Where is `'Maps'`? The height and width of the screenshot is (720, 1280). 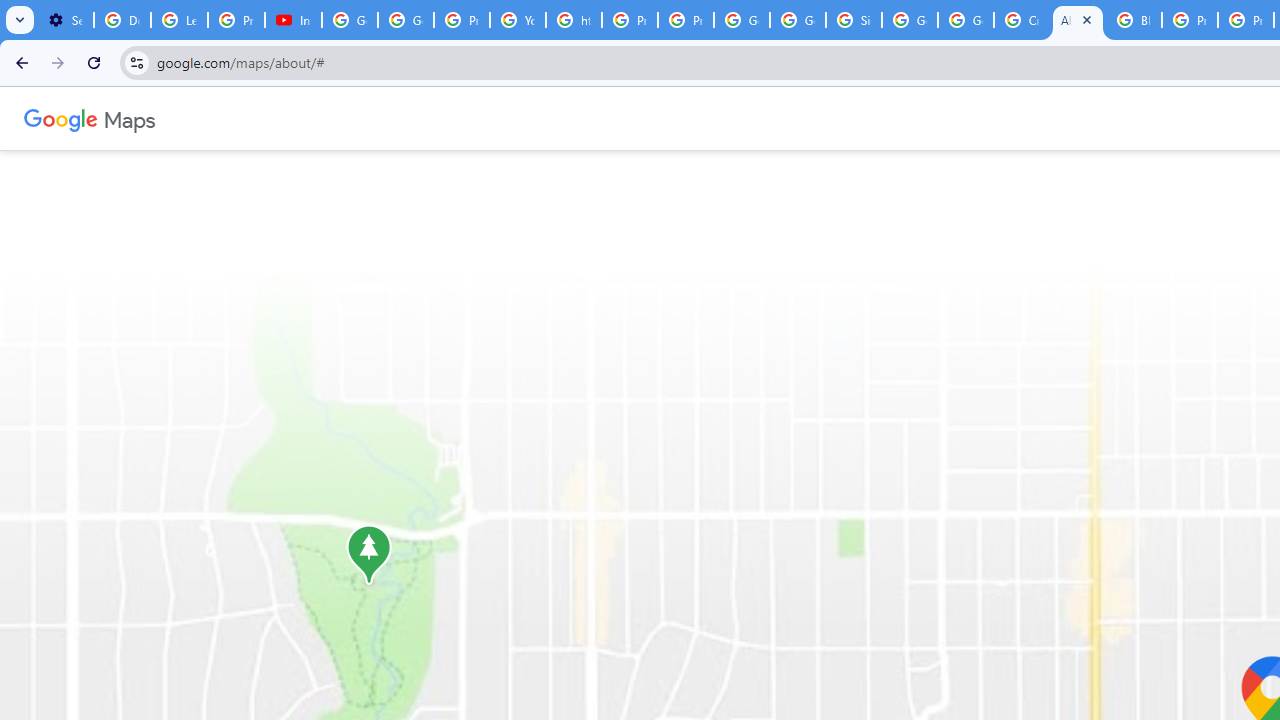
'Maps' is located at coordinates (128, 118).